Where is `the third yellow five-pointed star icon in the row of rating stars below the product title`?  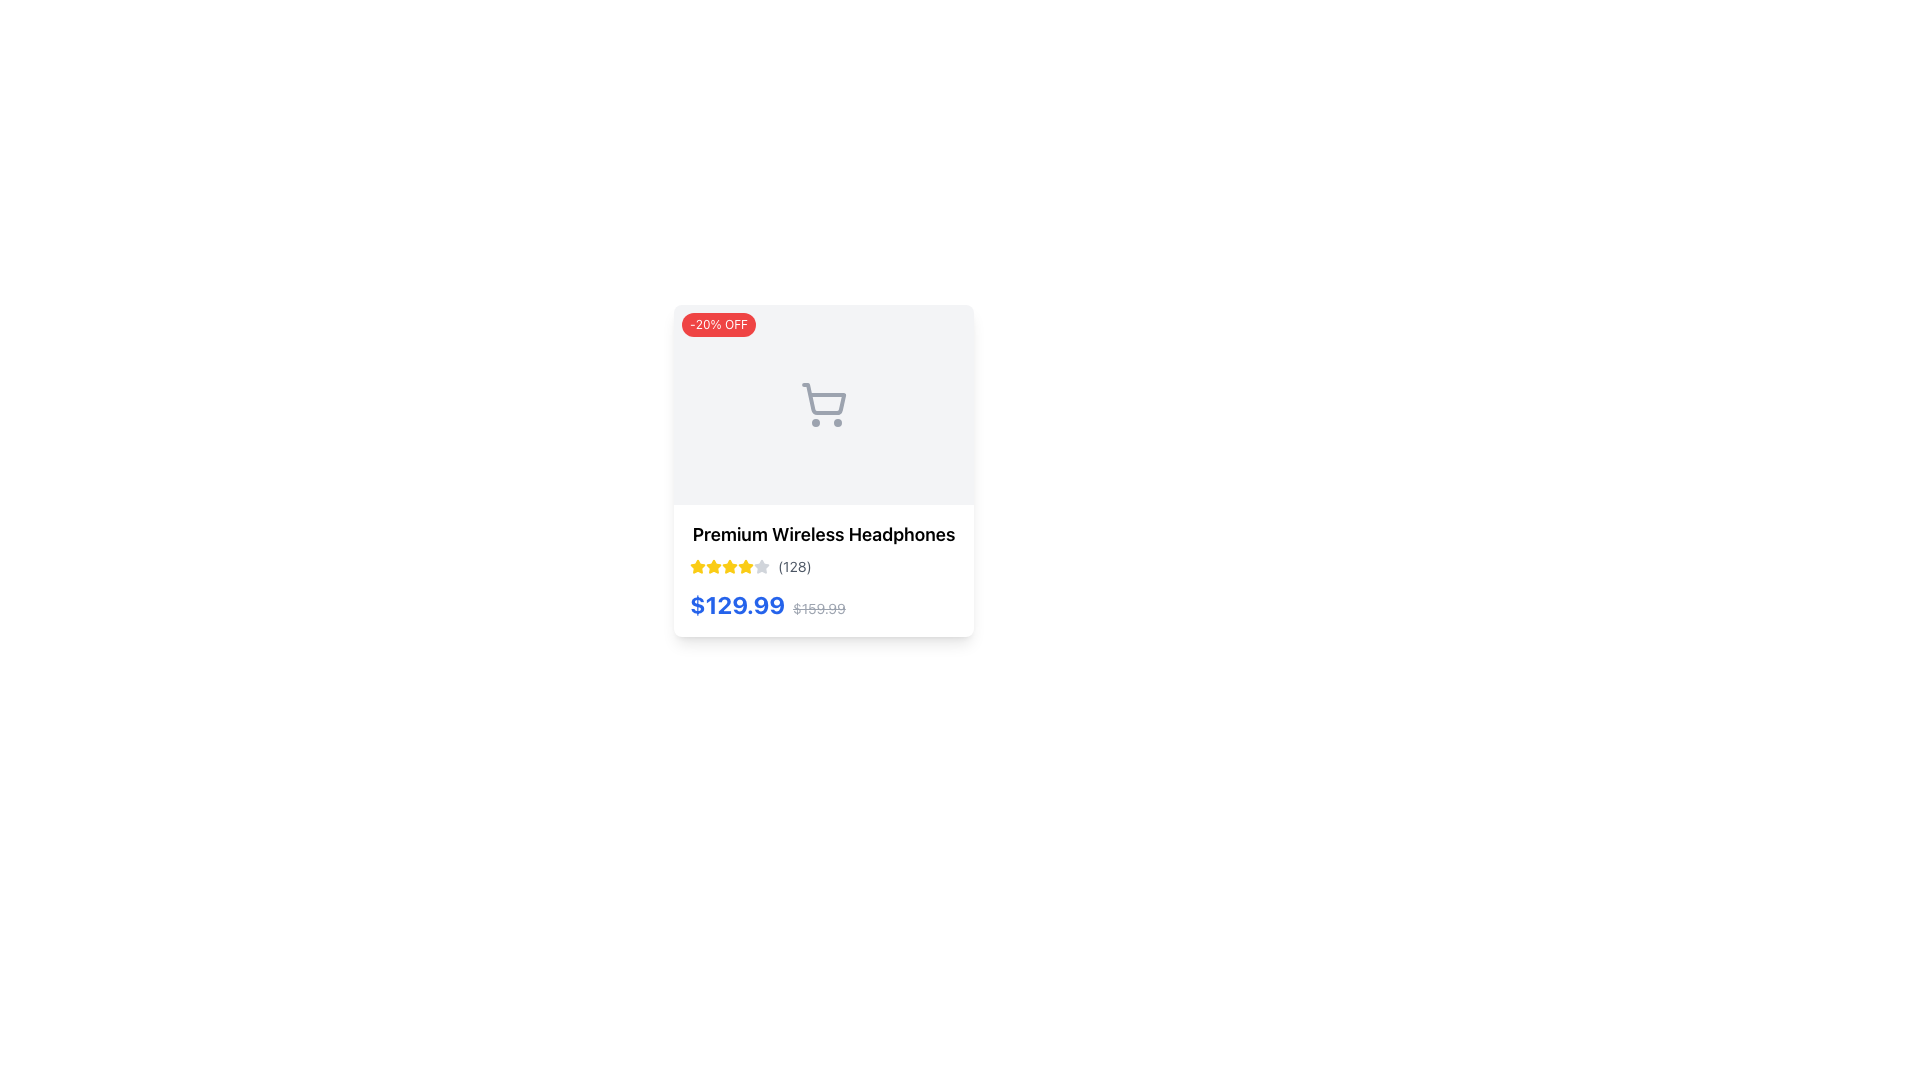
the third yellow five-pointed star icon in the row of rating stars below the product title is located at coordinates (744, 566).